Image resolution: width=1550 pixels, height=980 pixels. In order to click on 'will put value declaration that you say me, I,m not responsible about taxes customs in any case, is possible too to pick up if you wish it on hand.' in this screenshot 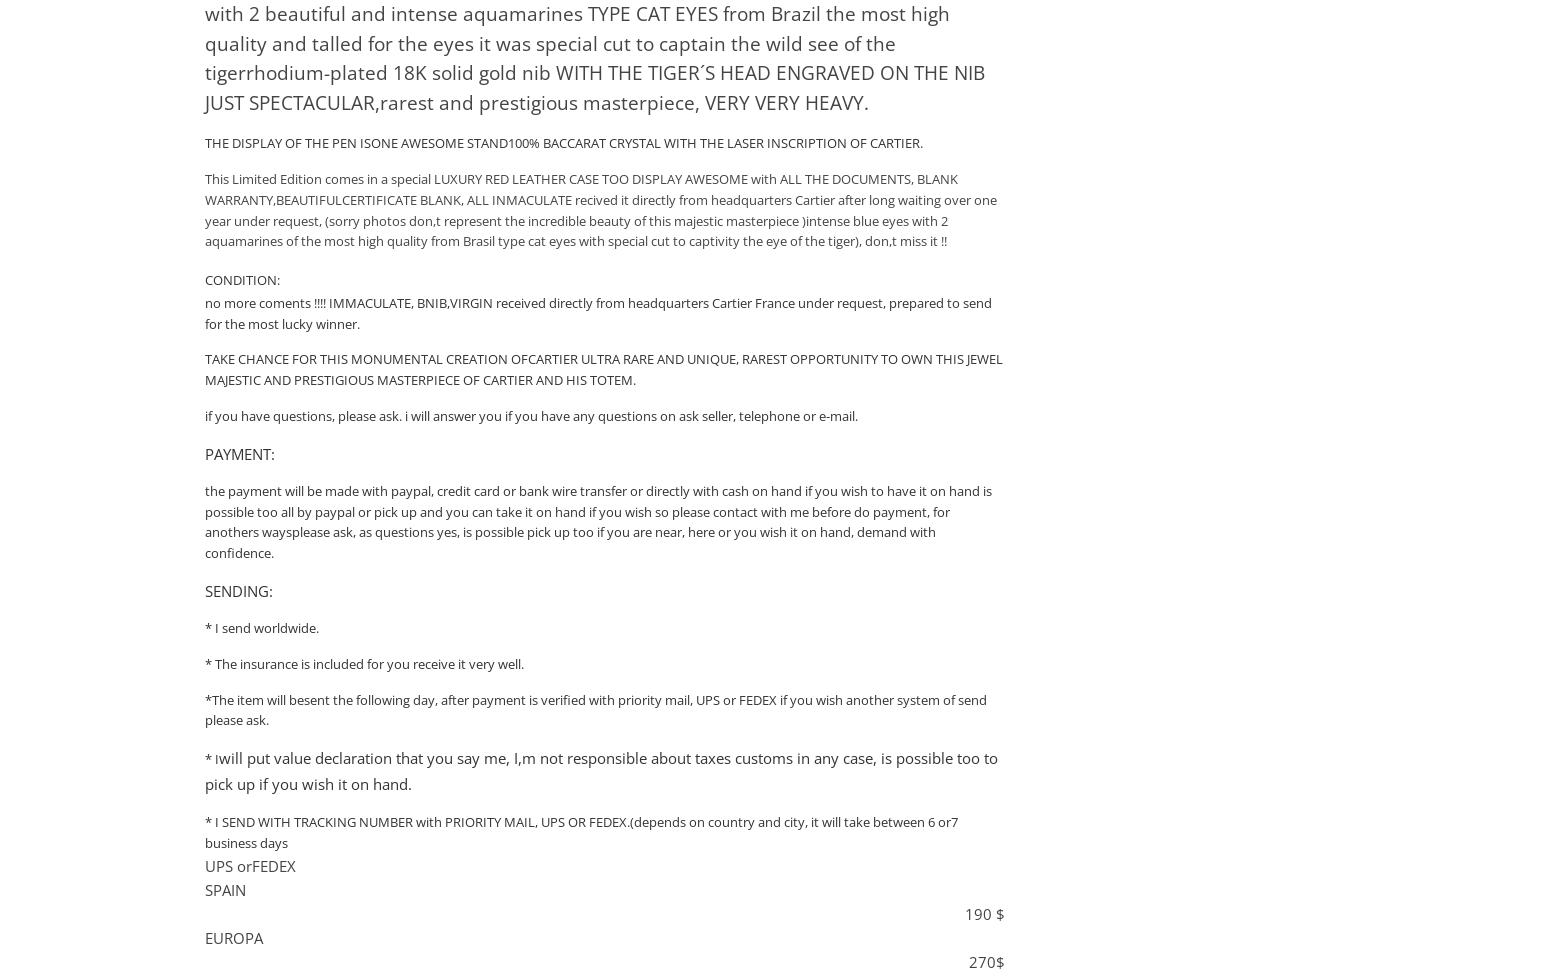, I will do `click(204, 770)`.